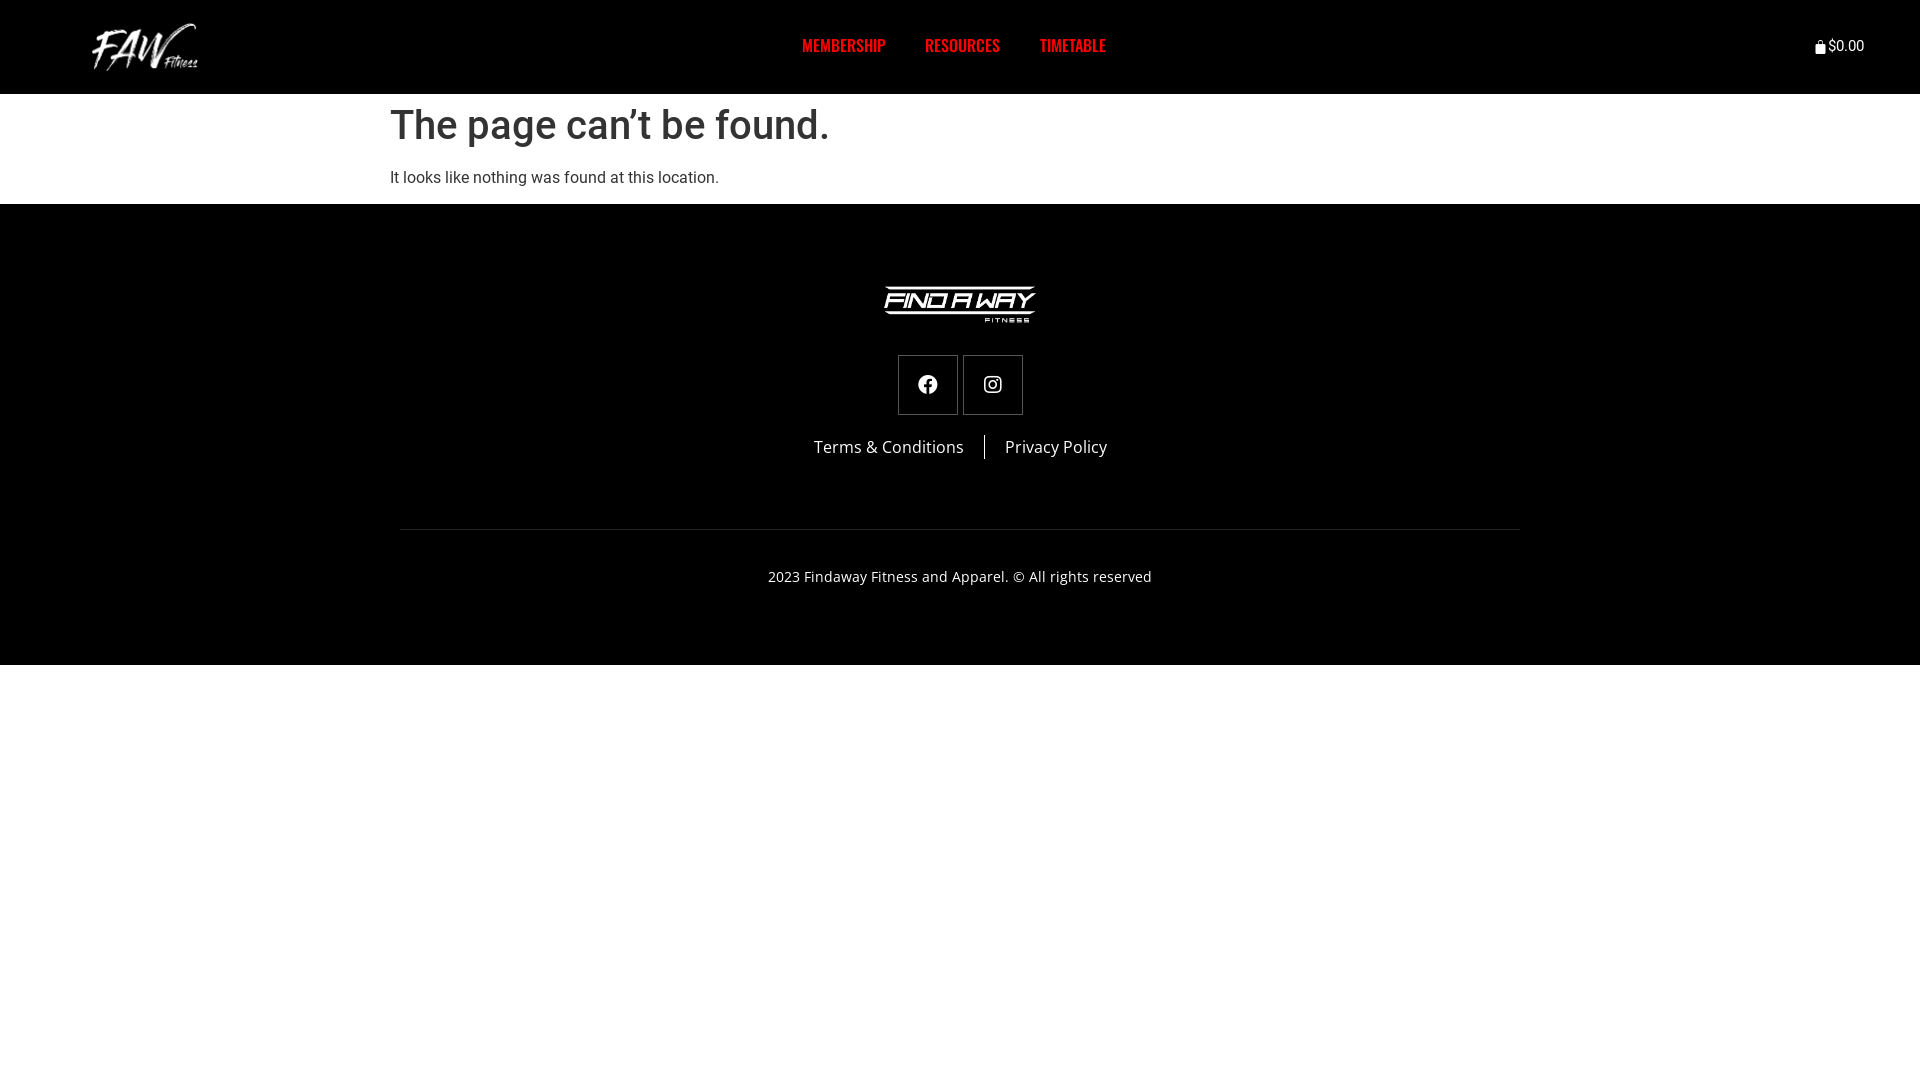 The height and width of the screenshot is (1080, 1920). I want to click on 'Privacy Policy', so click(1054, 446).